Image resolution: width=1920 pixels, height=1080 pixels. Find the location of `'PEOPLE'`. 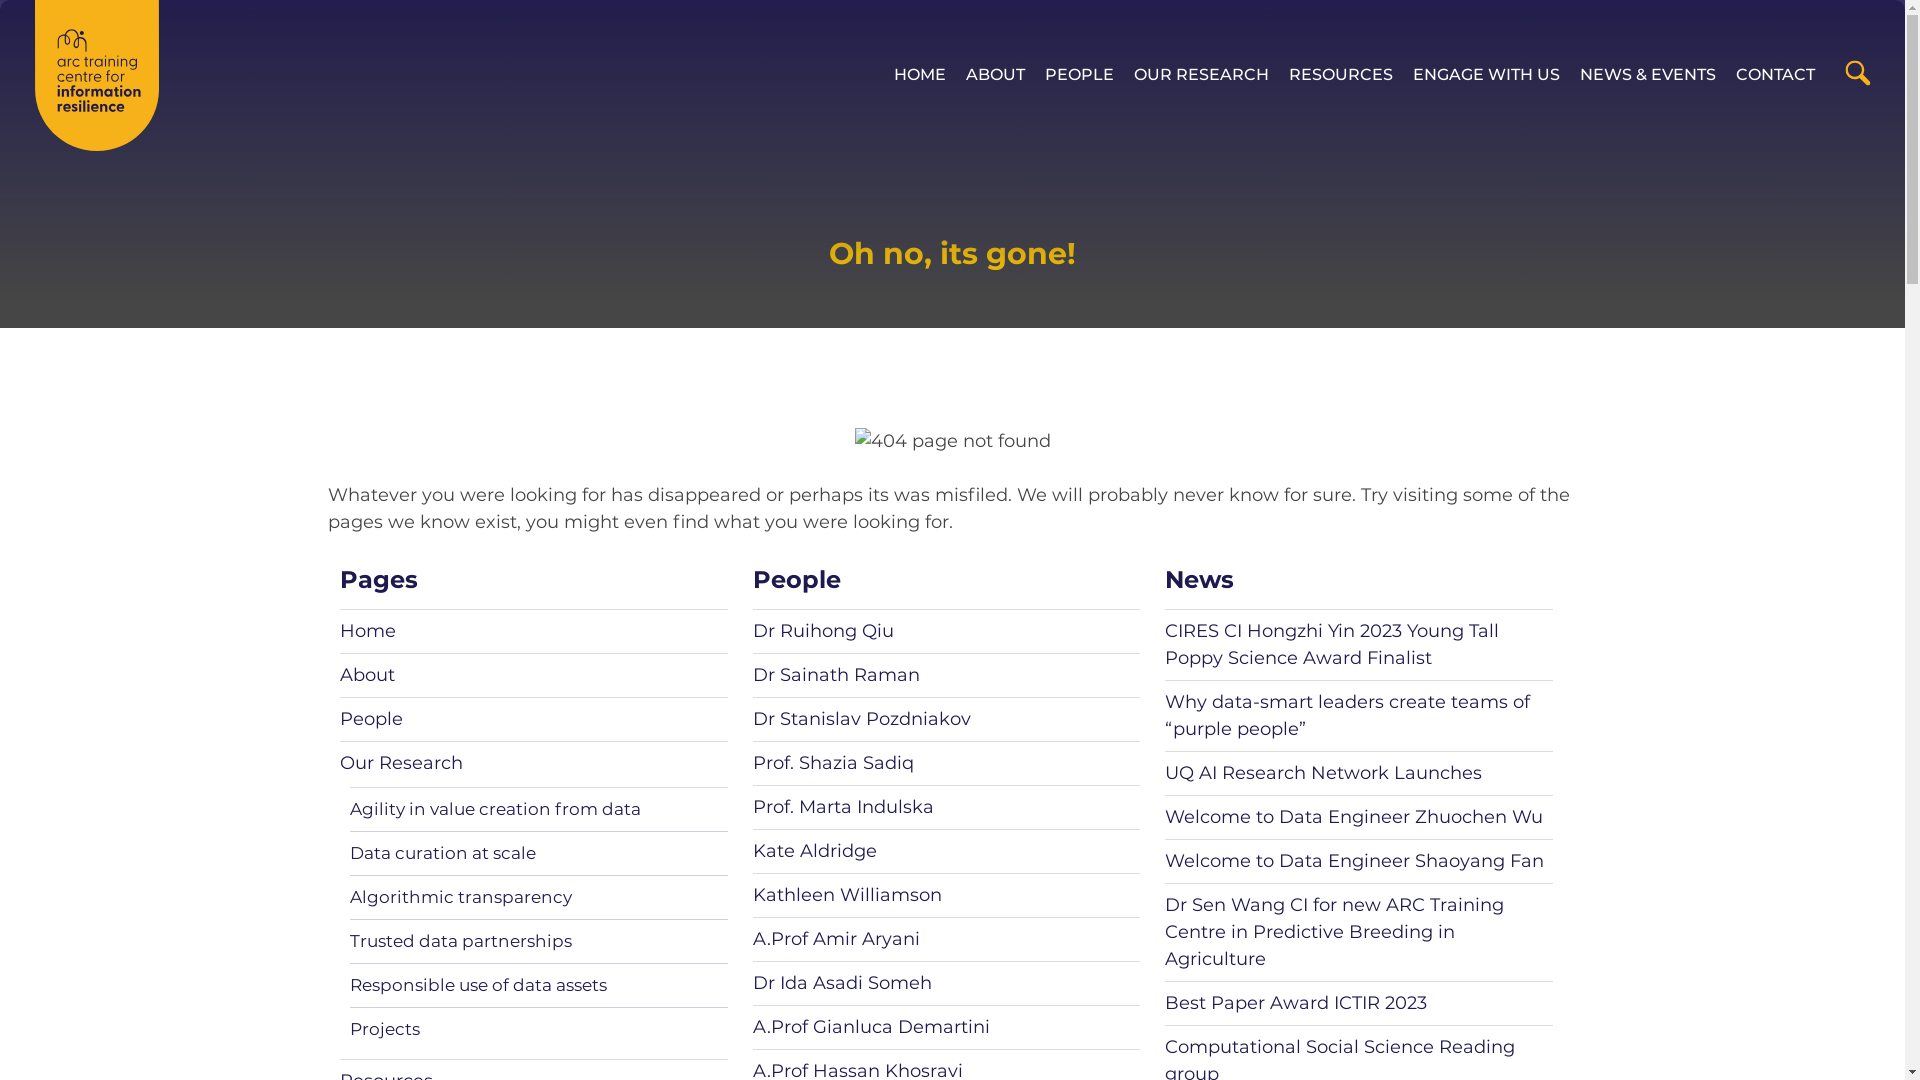

'PEOPLE' is located at coordinates (1078, 73).